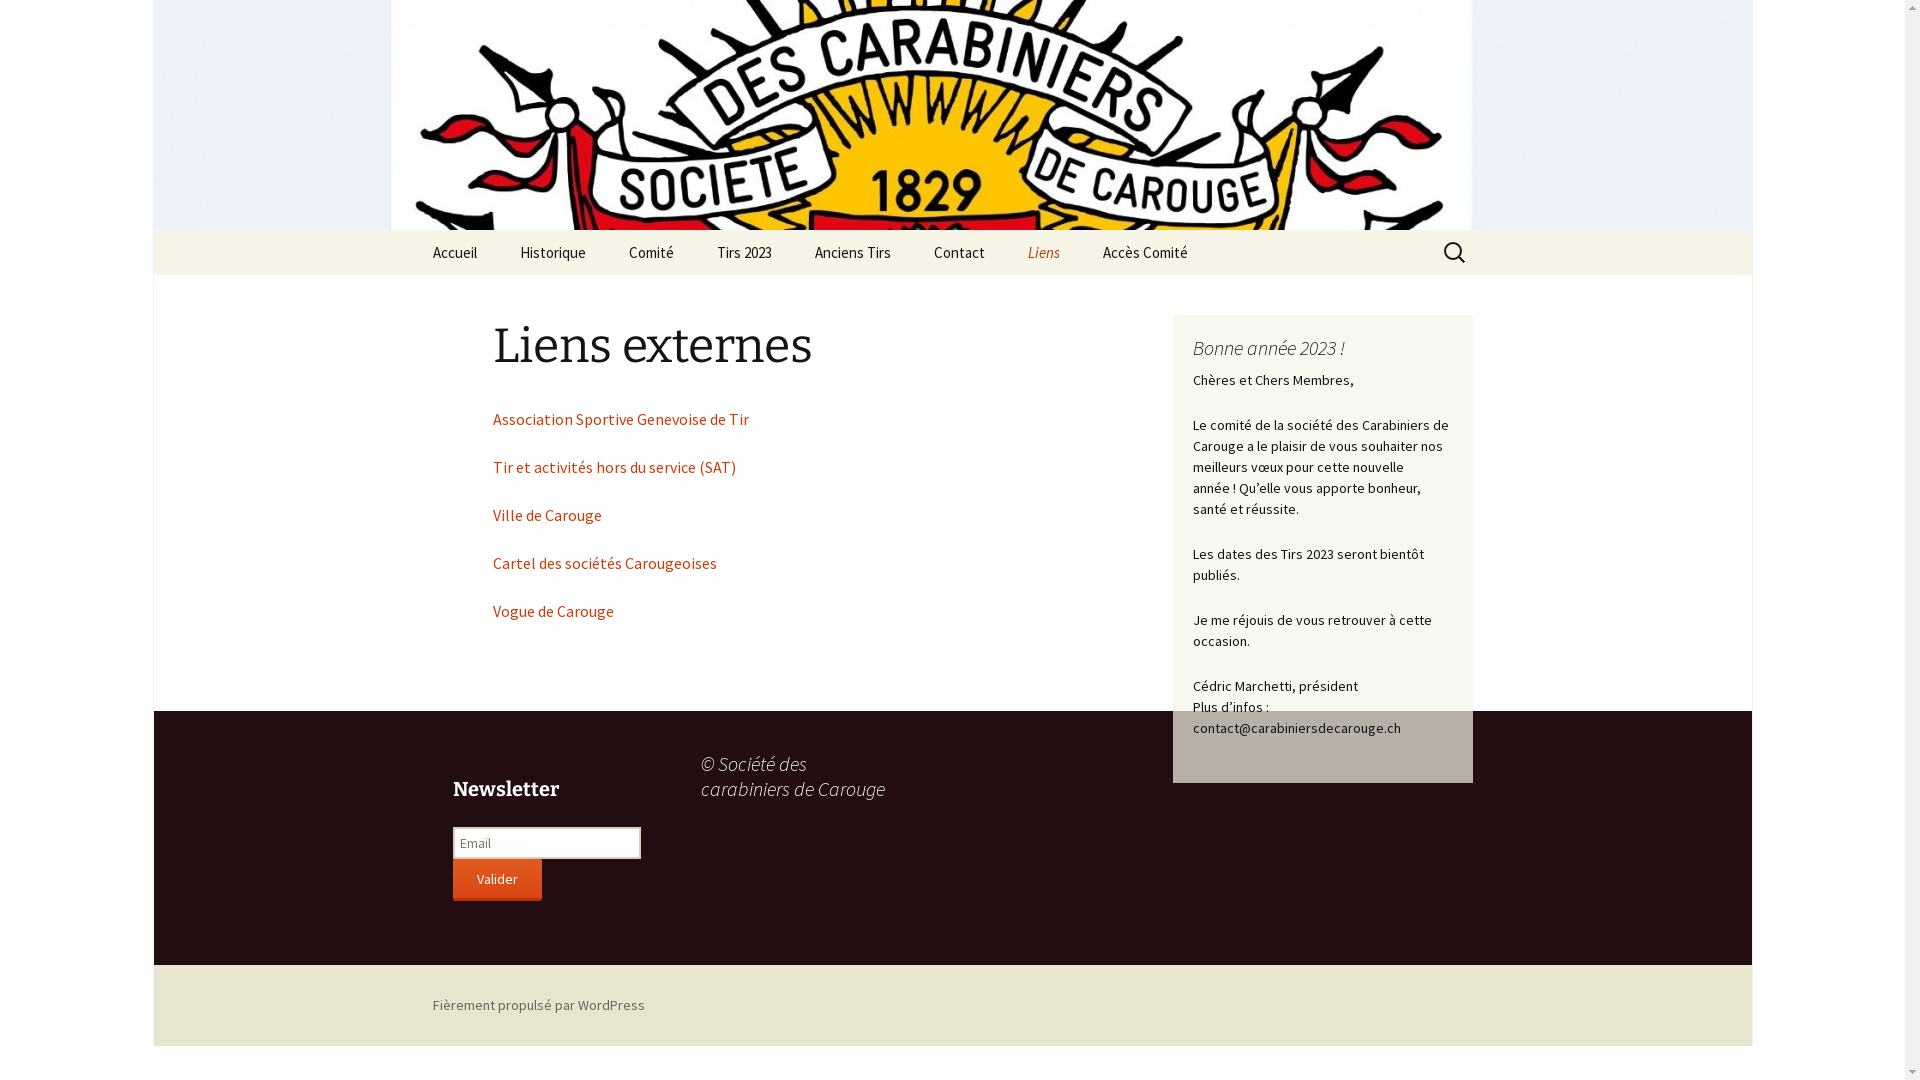 The width and height of the screenshot is (1920, 1080). I want to click on 'Tirs 2022', so click(892, 297).